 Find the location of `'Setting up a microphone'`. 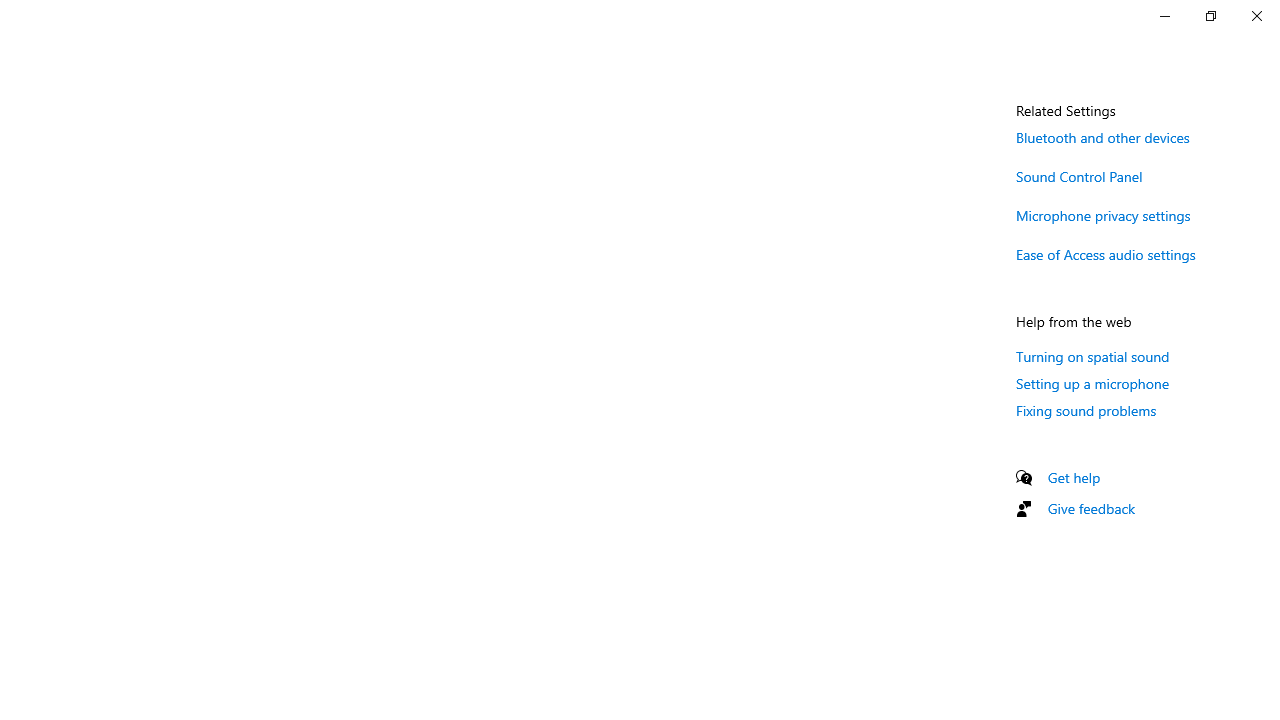

'Setting up a microphone' is located at coordinates (1092, 383).